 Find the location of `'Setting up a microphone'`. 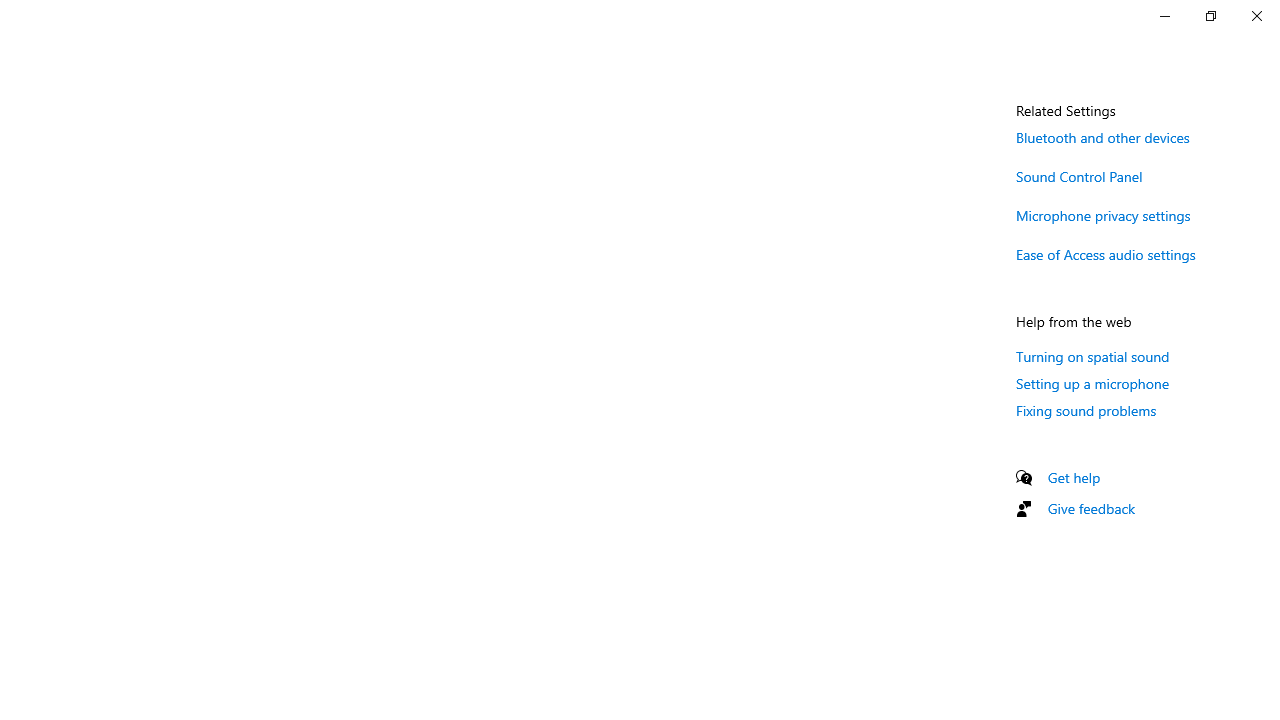

'Setting up a microphone' is located at coordinates (1092, 383).